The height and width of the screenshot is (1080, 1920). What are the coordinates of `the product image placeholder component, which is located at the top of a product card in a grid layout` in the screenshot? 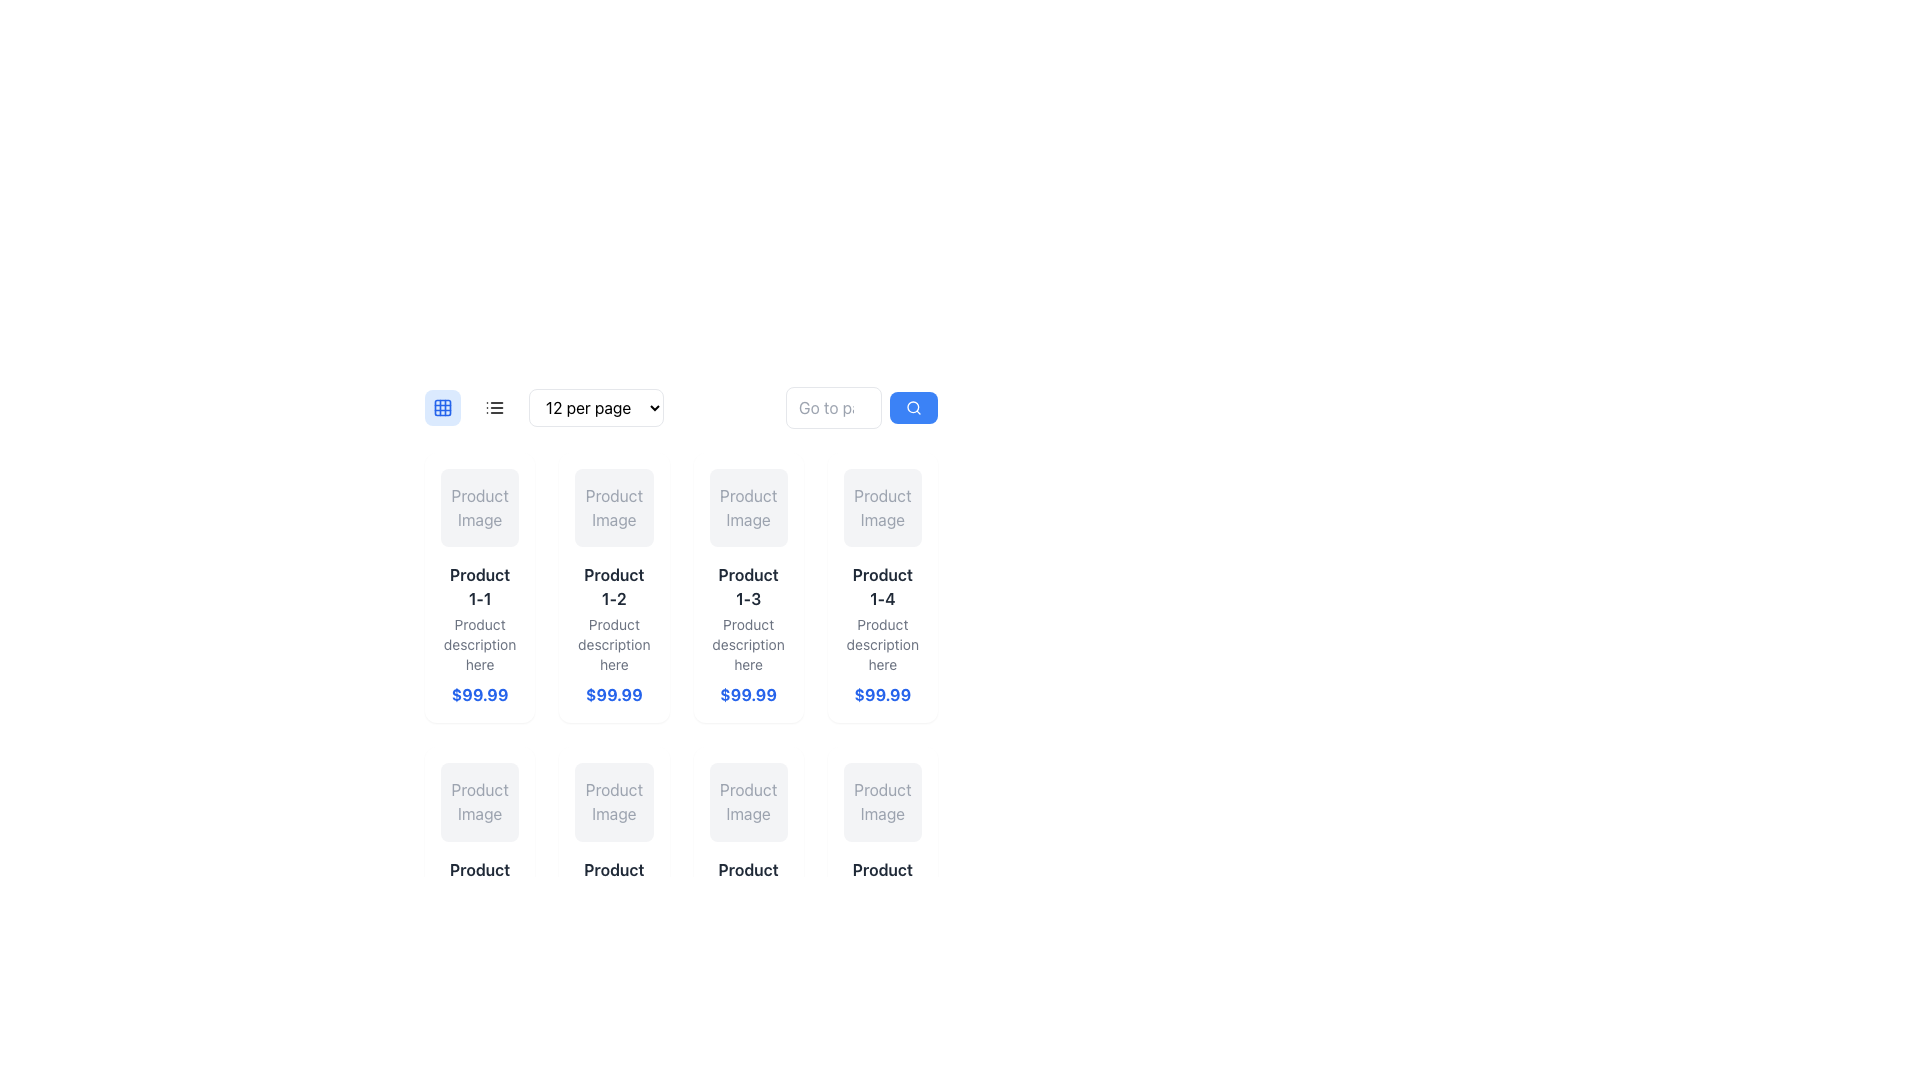 It's located at (613, 801).